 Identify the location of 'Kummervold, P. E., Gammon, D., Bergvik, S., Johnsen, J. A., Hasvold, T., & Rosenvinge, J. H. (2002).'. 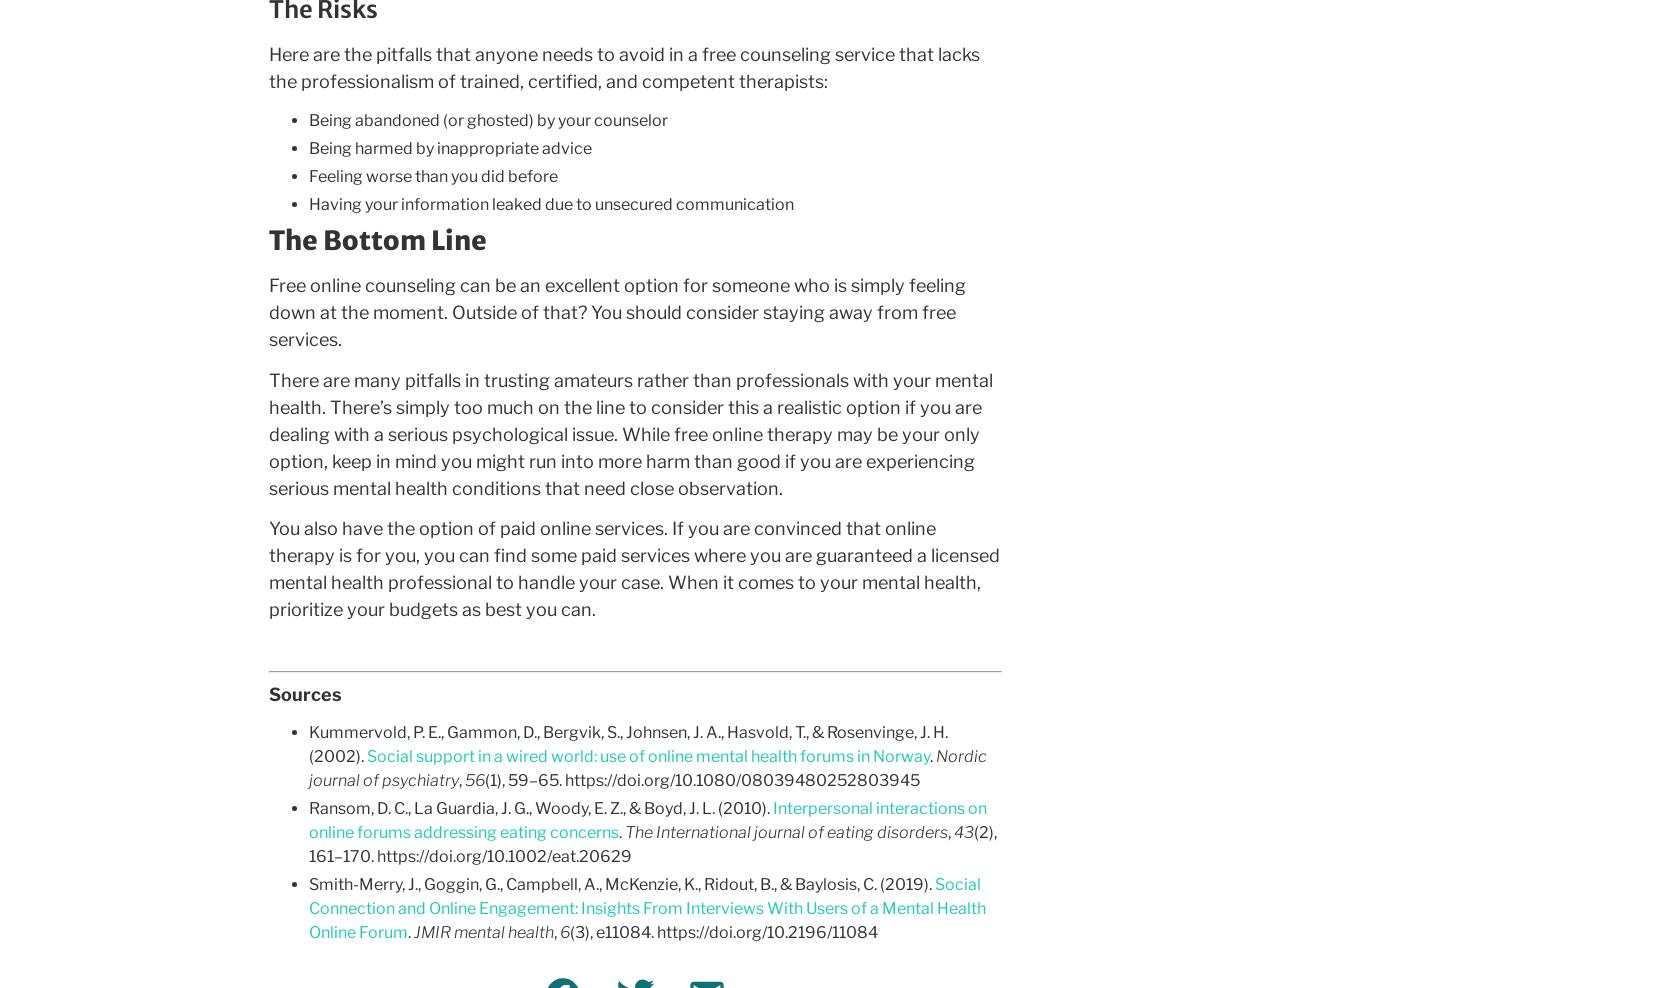
(626, 743).